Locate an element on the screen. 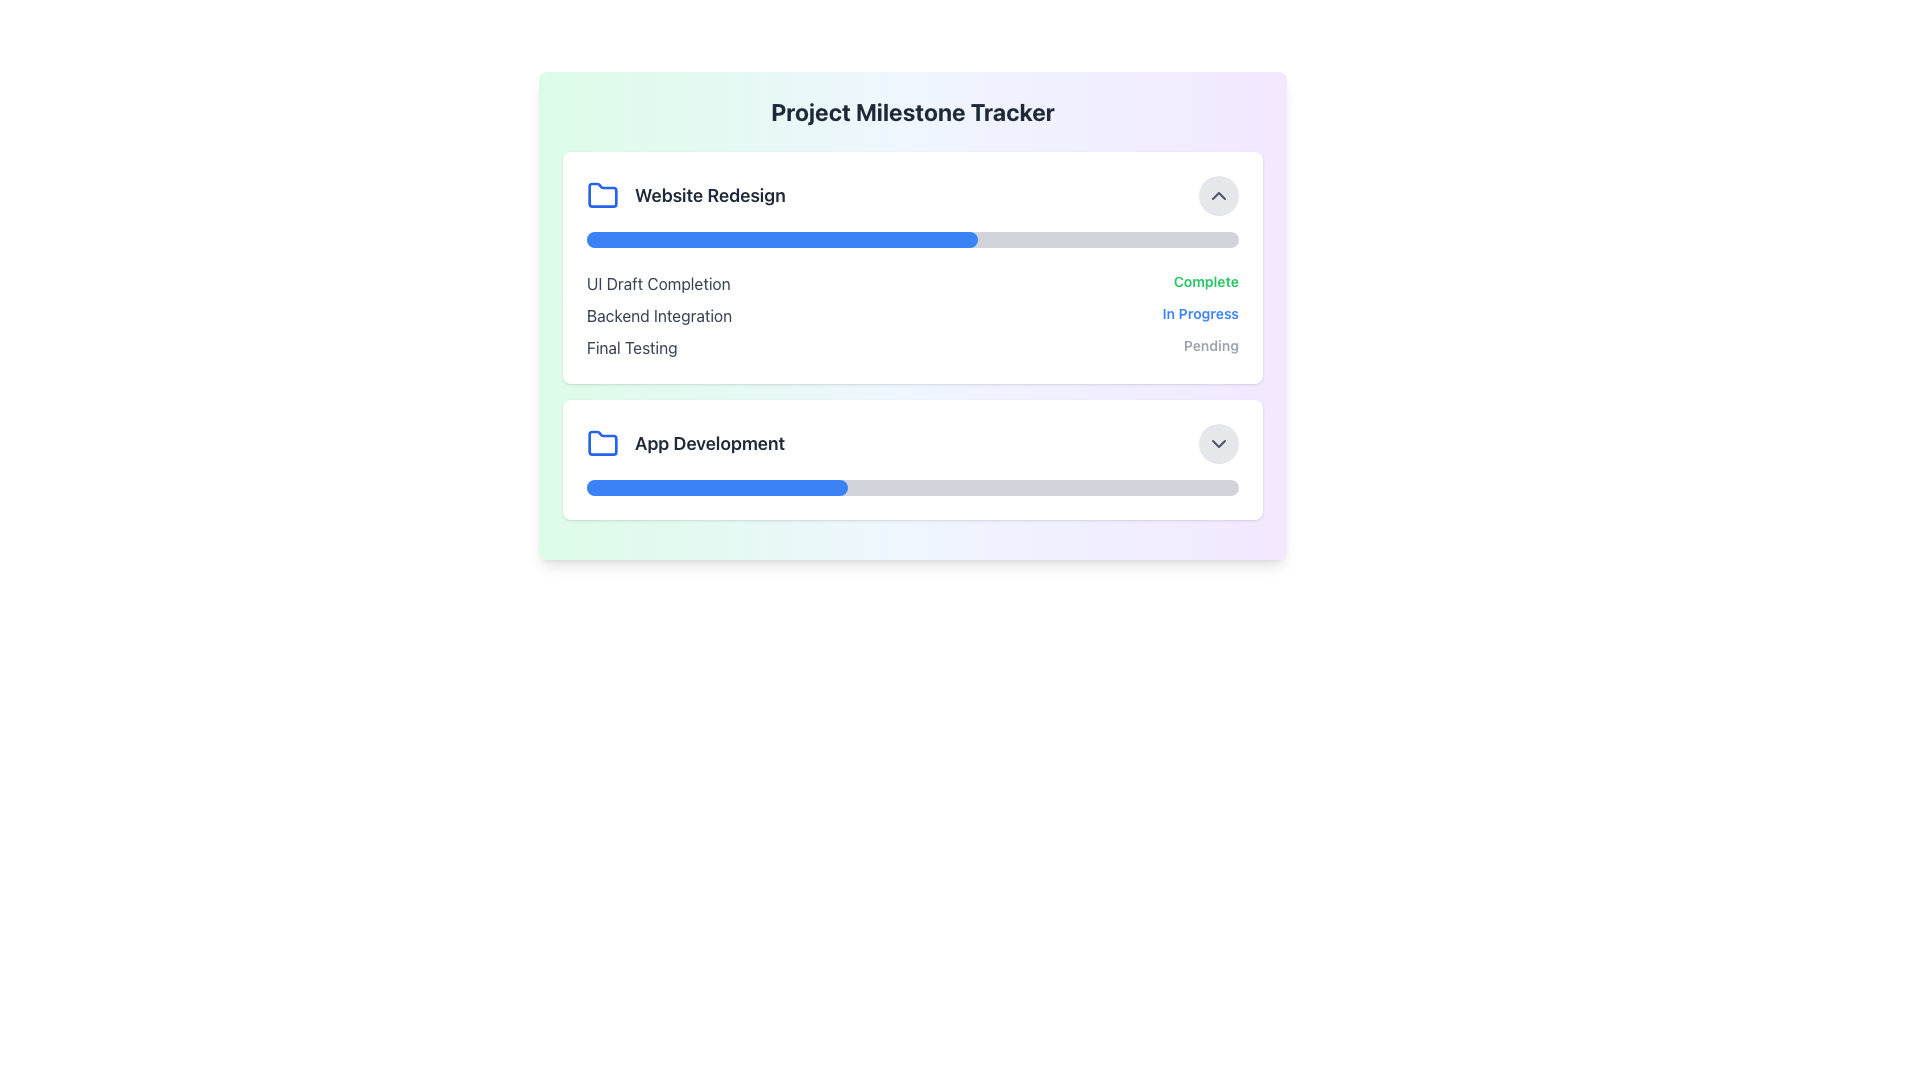 Image resolution: width=1920 pixels, height=1080 pixels. the circular gray button in the top-right corner of the 'Website Redesign' project entry is located at coordinates (1218, 196).